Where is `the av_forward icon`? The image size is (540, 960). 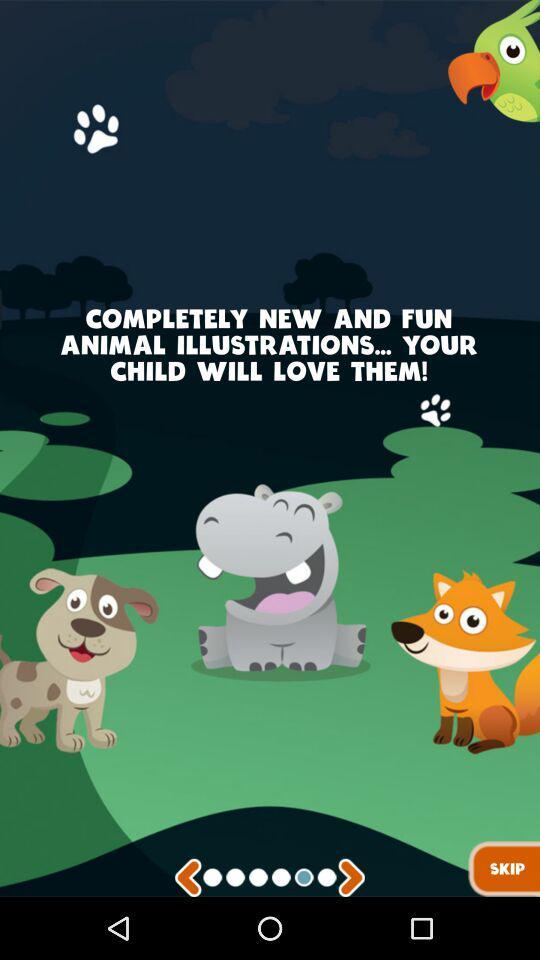
the av_forward icon is located at coordinates (350, 939).